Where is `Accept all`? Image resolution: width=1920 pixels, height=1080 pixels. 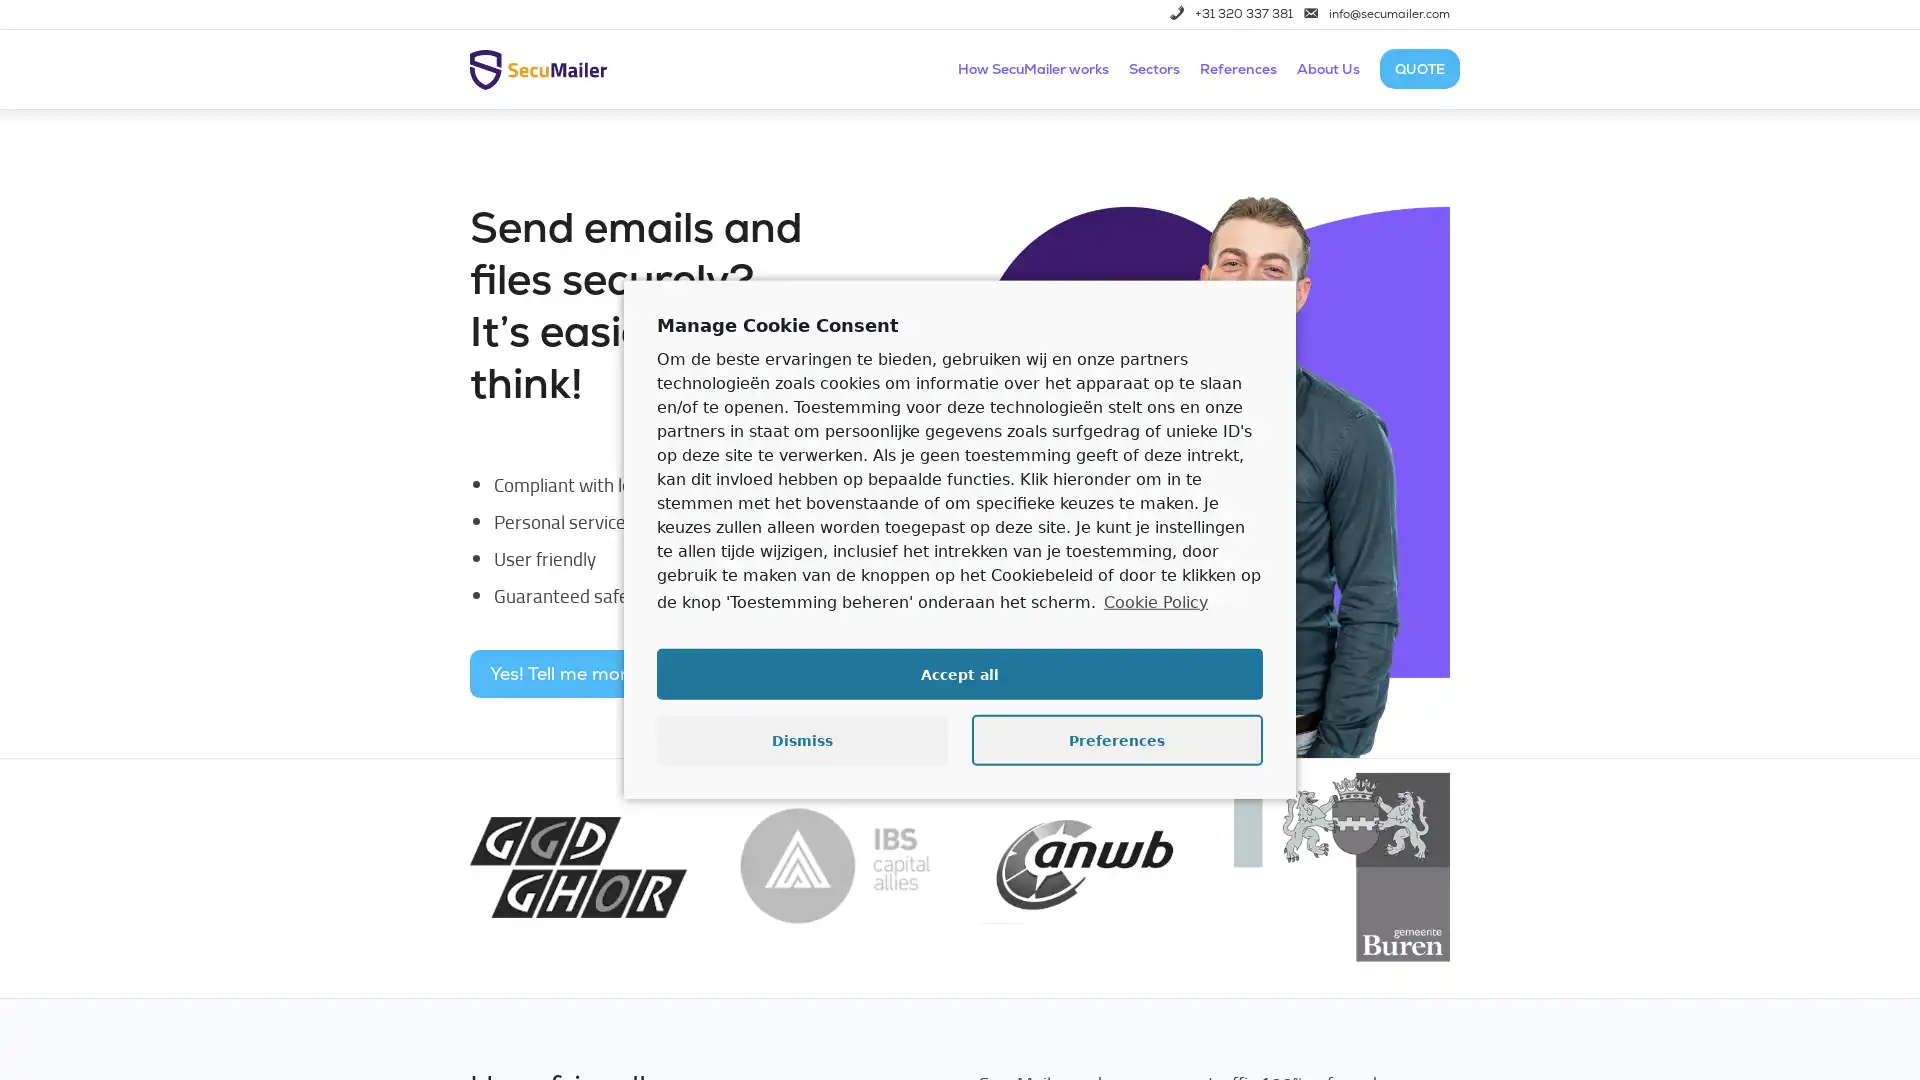 Accept all is located at coordinates (960, 674).